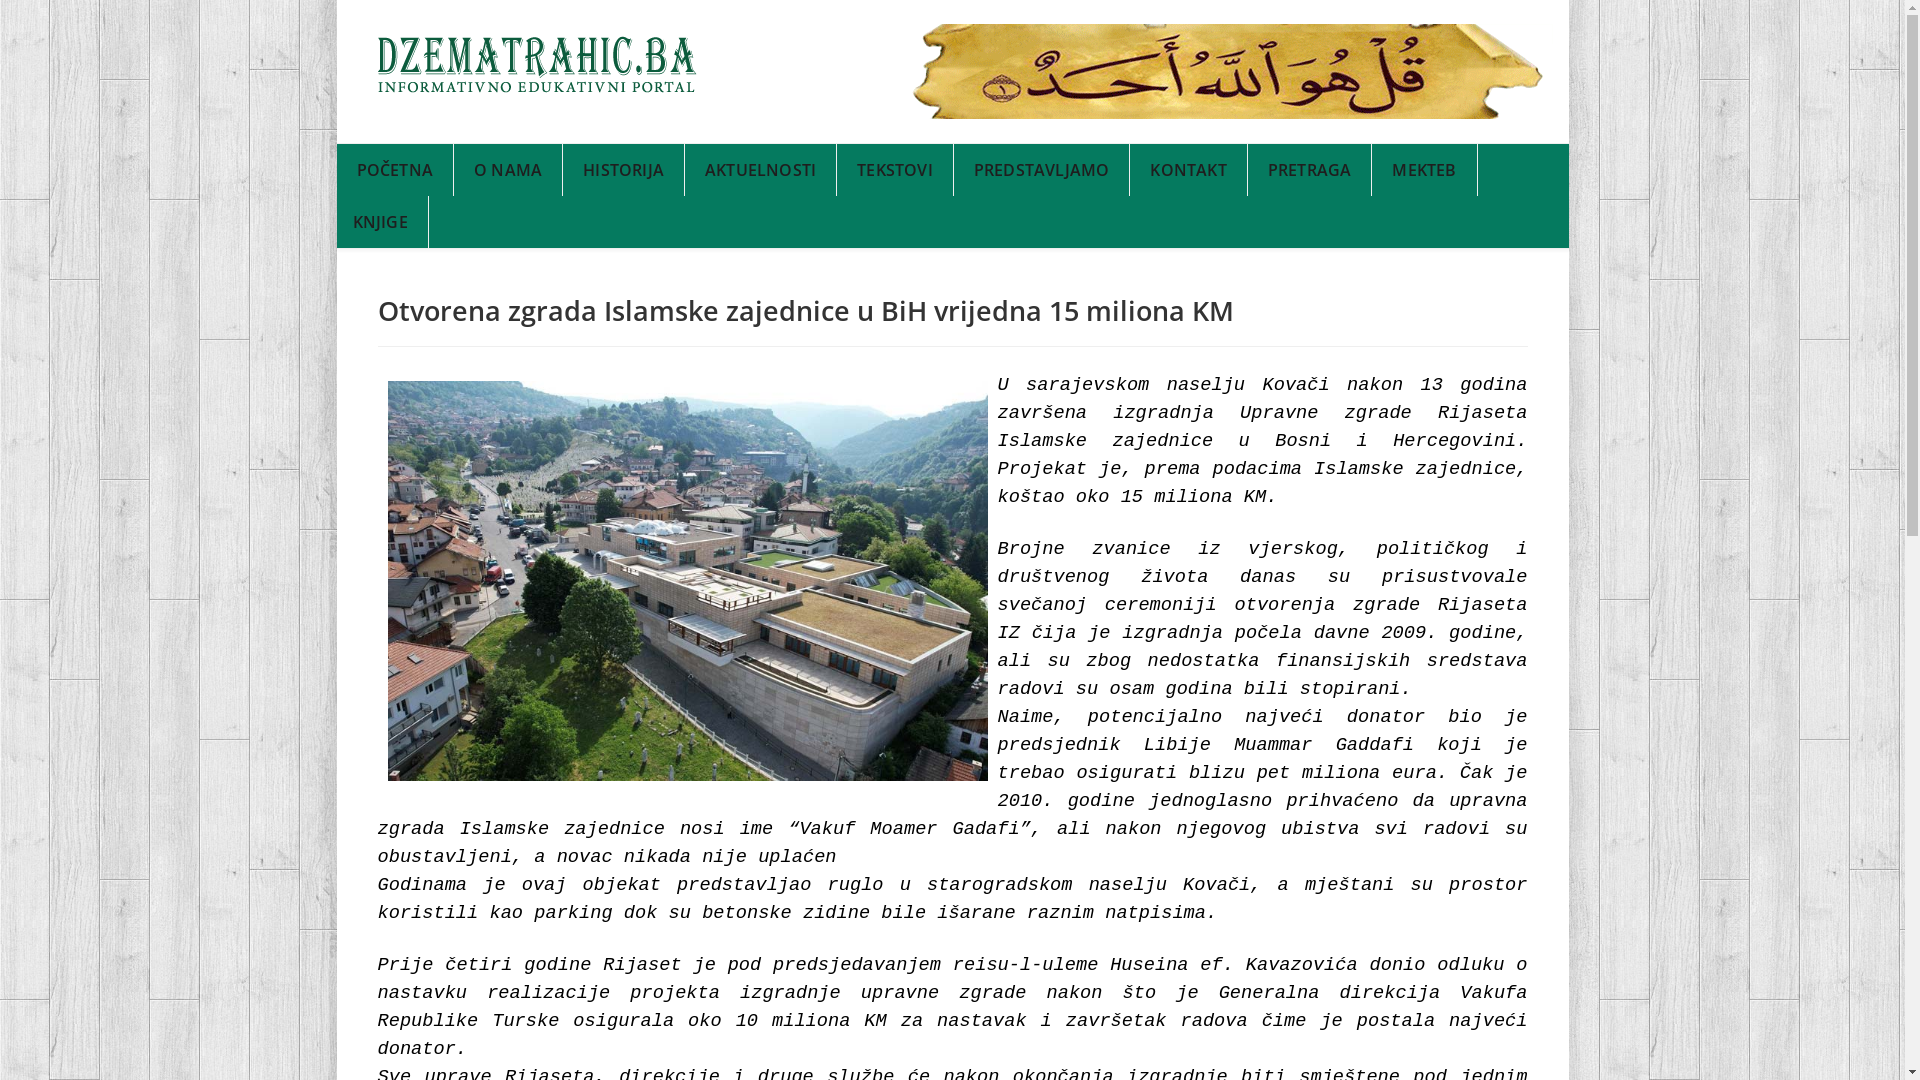  Describe the element at coordinates (508, 168) in the screenshot. I see `'O NAMA'` at that location.